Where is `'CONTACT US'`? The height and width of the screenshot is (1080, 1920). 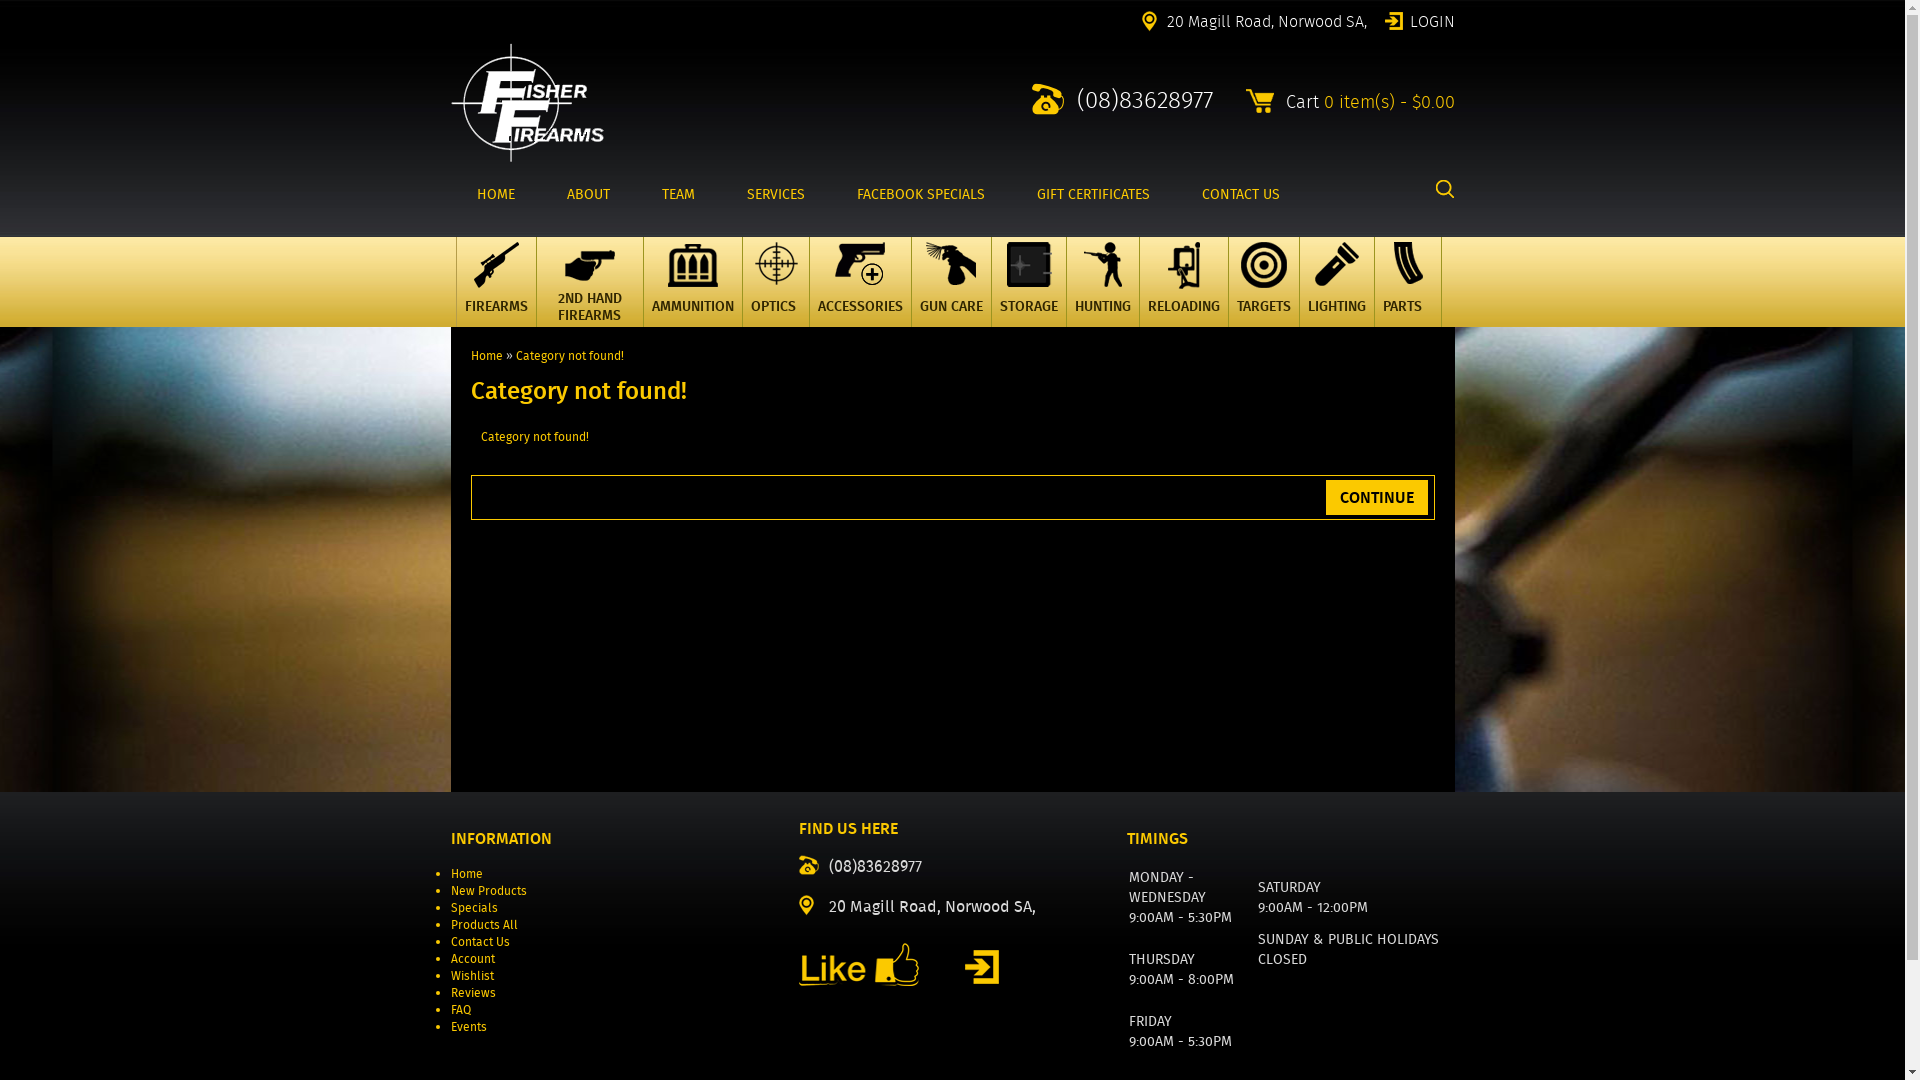
'CONTACT US' is located at coordinates (1240, 194).